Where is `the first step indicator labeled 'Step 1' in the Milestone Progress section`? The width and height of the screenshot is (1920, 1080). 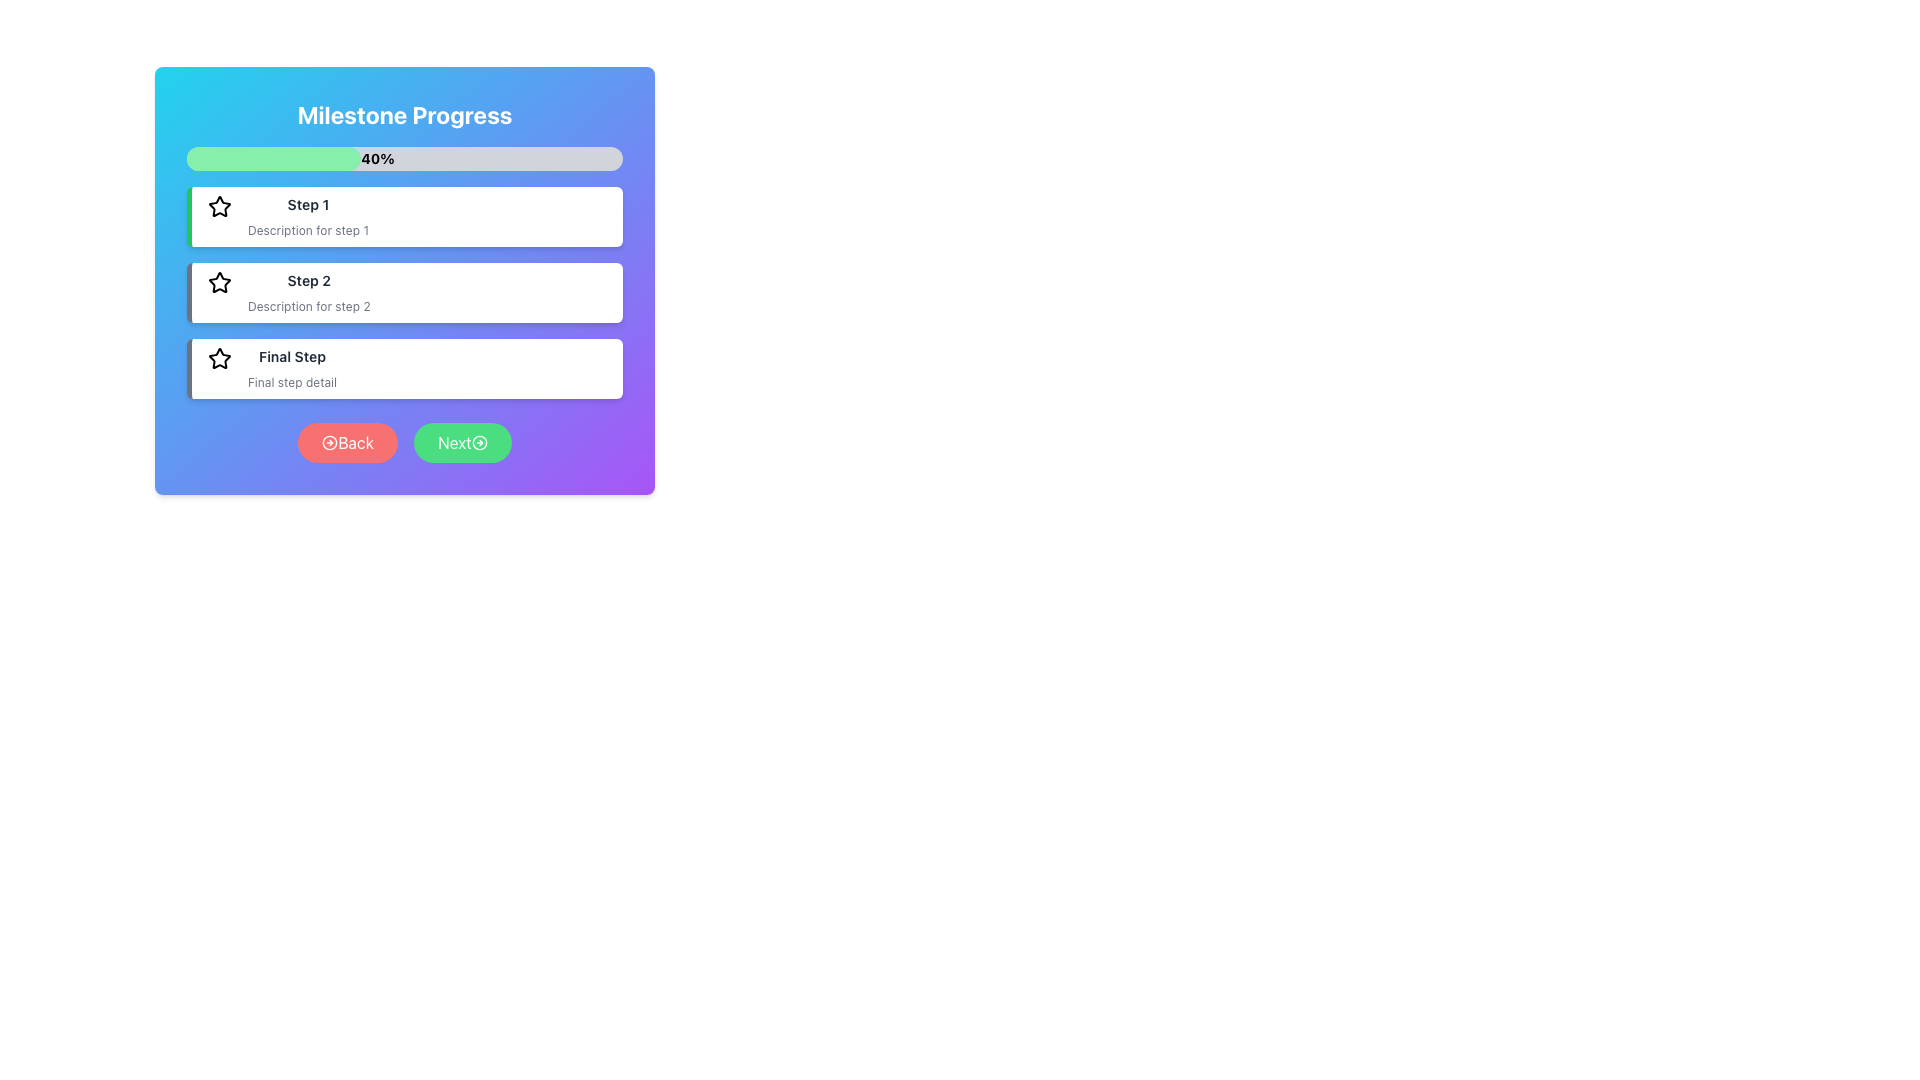 the first step indicator labeled 'Step 1' in the Milestone Progress section is located at coordinates (403, 216).